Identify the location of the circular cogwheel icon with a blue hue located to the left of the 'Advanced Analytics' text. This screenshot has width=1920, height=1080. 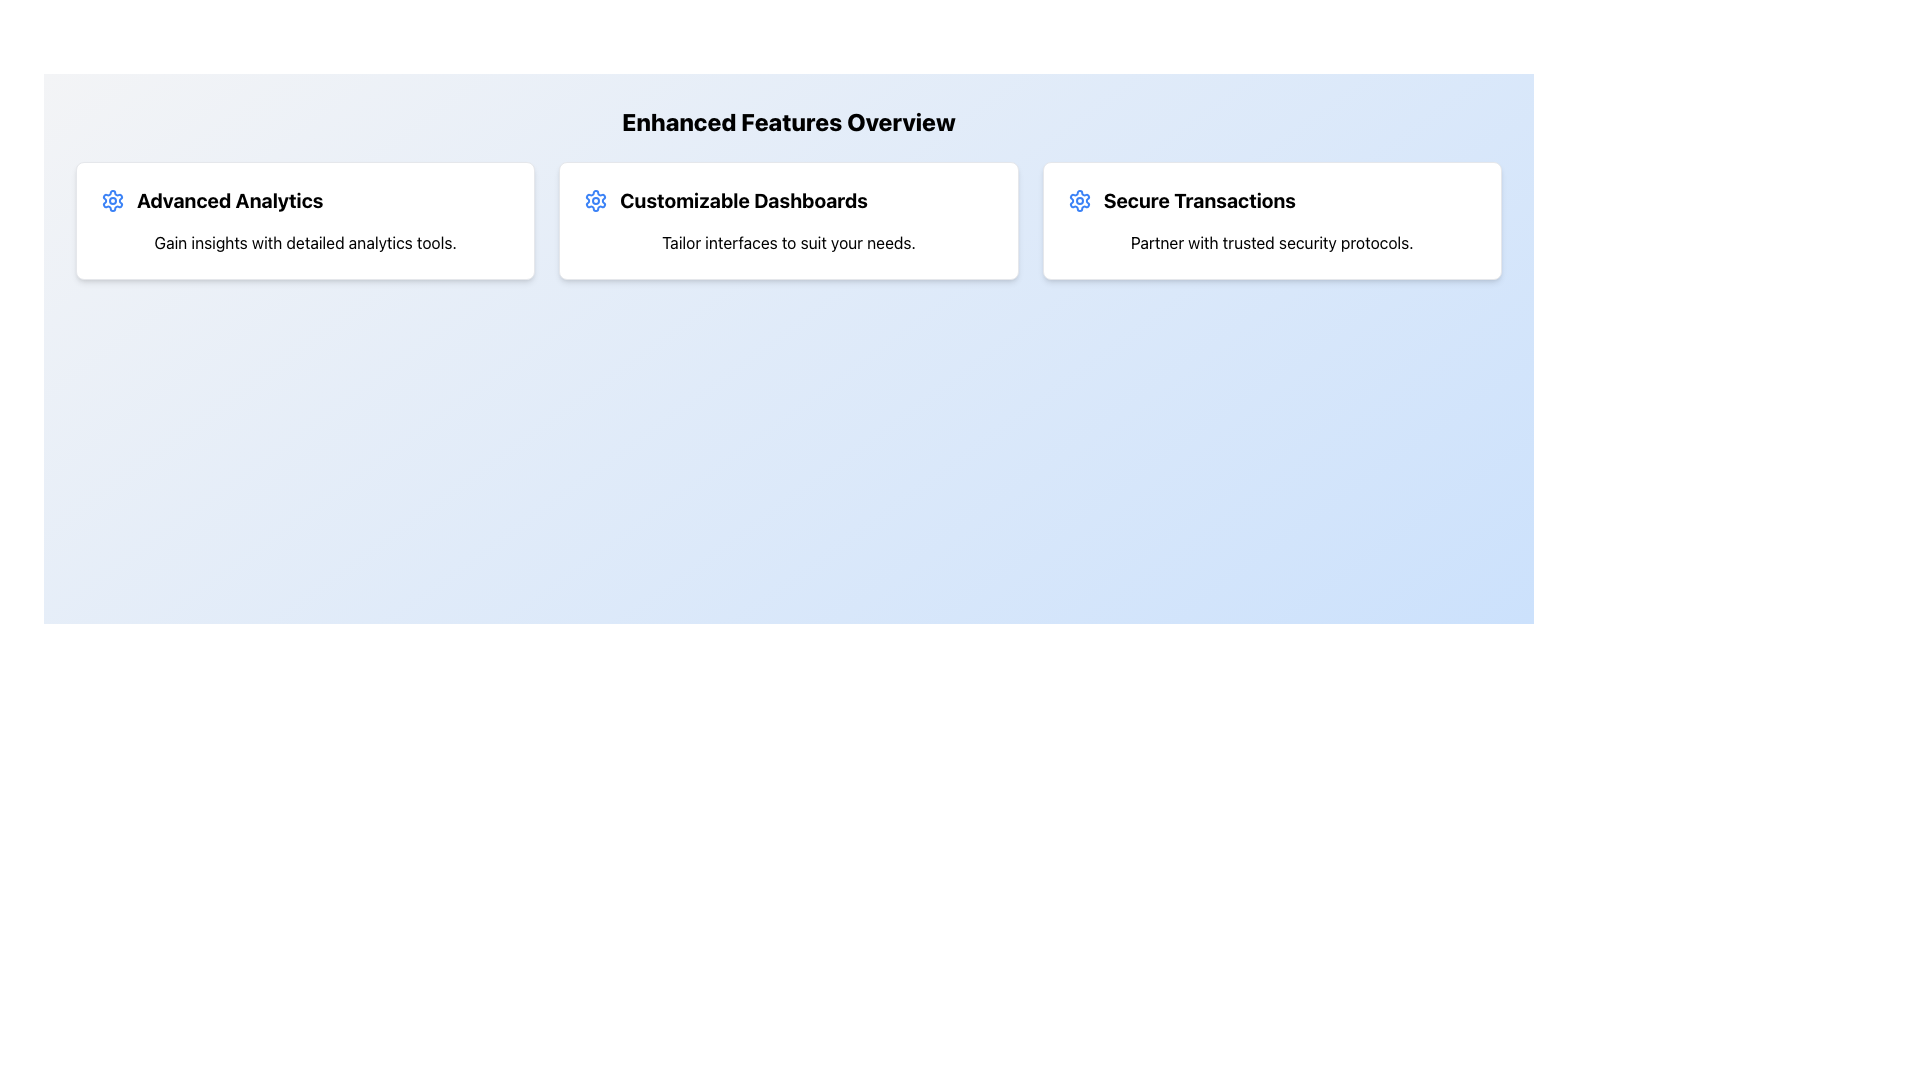
(1078, 200).